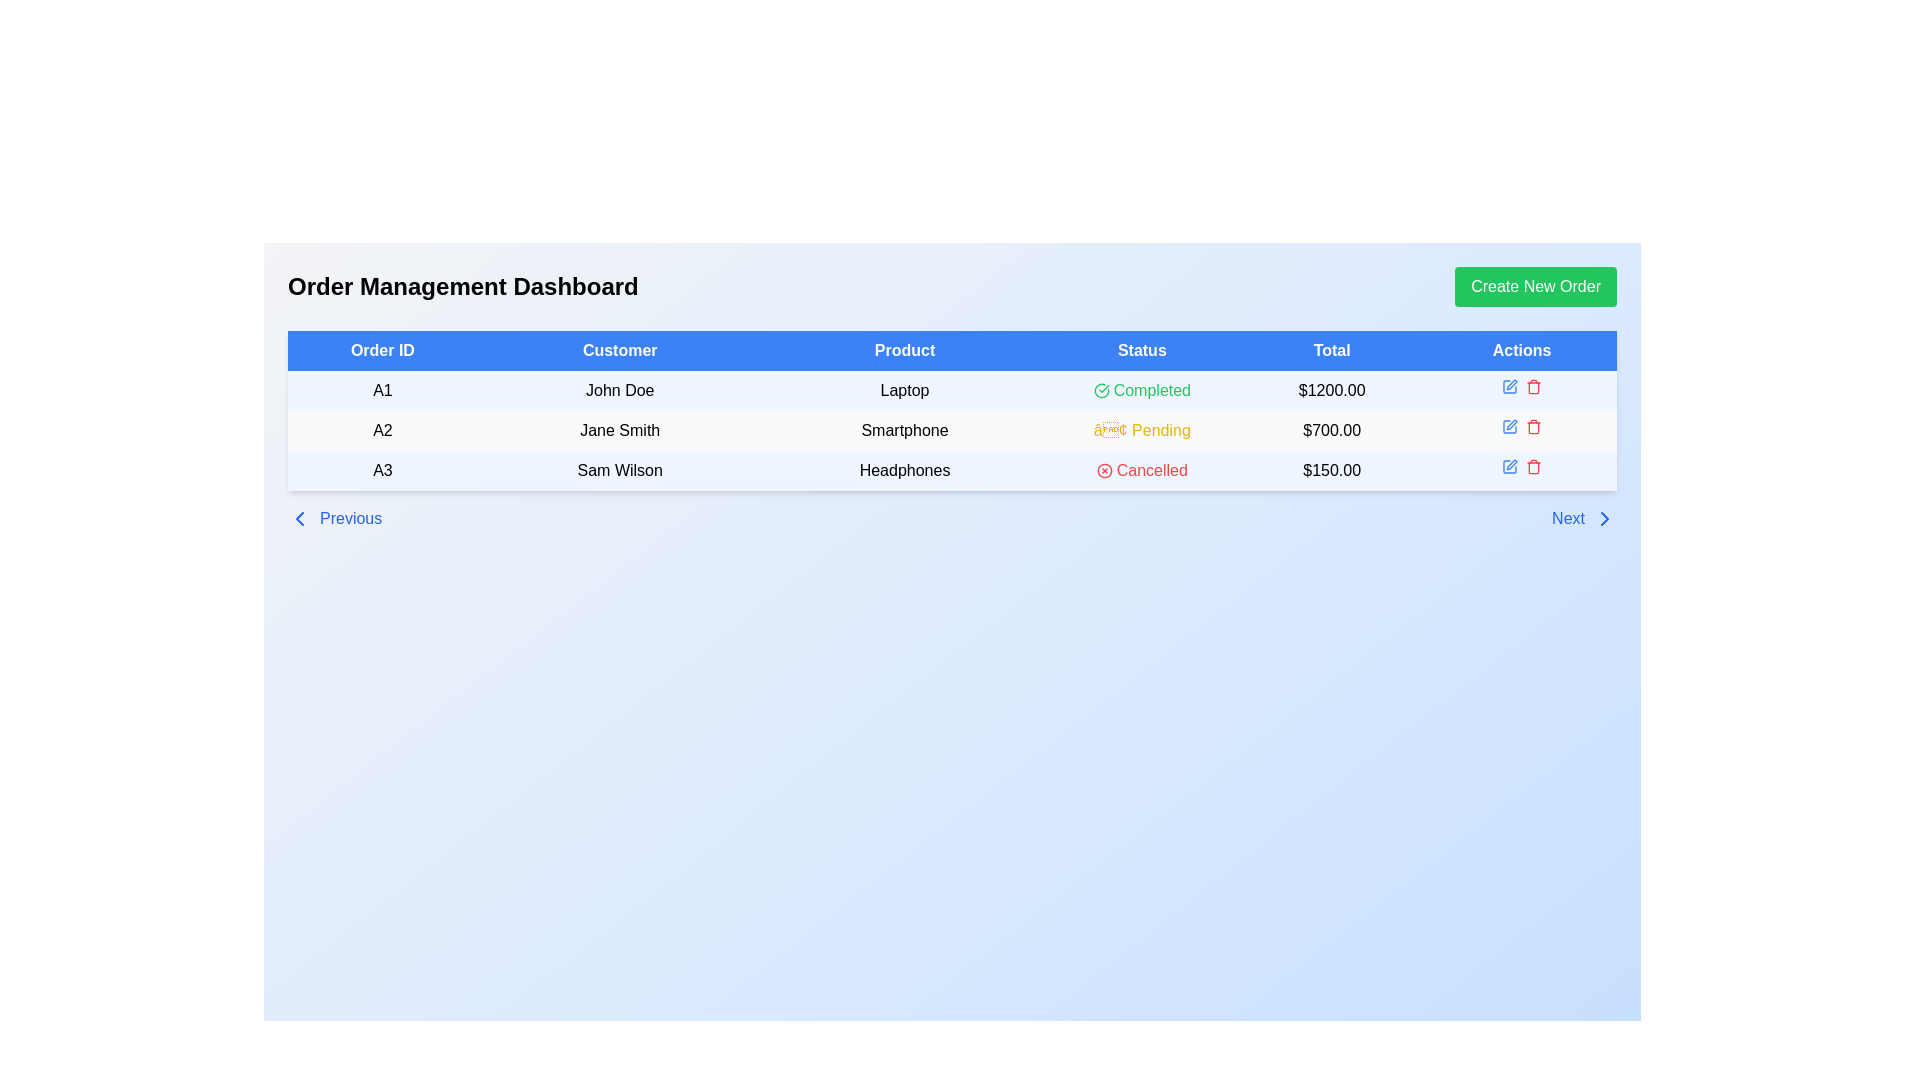 The height and width of the screenshot is (1080, 1920). I want to click on the 'Edit' icon button located in the 'Actions' column of the first row of the table, adjacent to the 'Total' column displaying $1200.00, so click(1510, 386).